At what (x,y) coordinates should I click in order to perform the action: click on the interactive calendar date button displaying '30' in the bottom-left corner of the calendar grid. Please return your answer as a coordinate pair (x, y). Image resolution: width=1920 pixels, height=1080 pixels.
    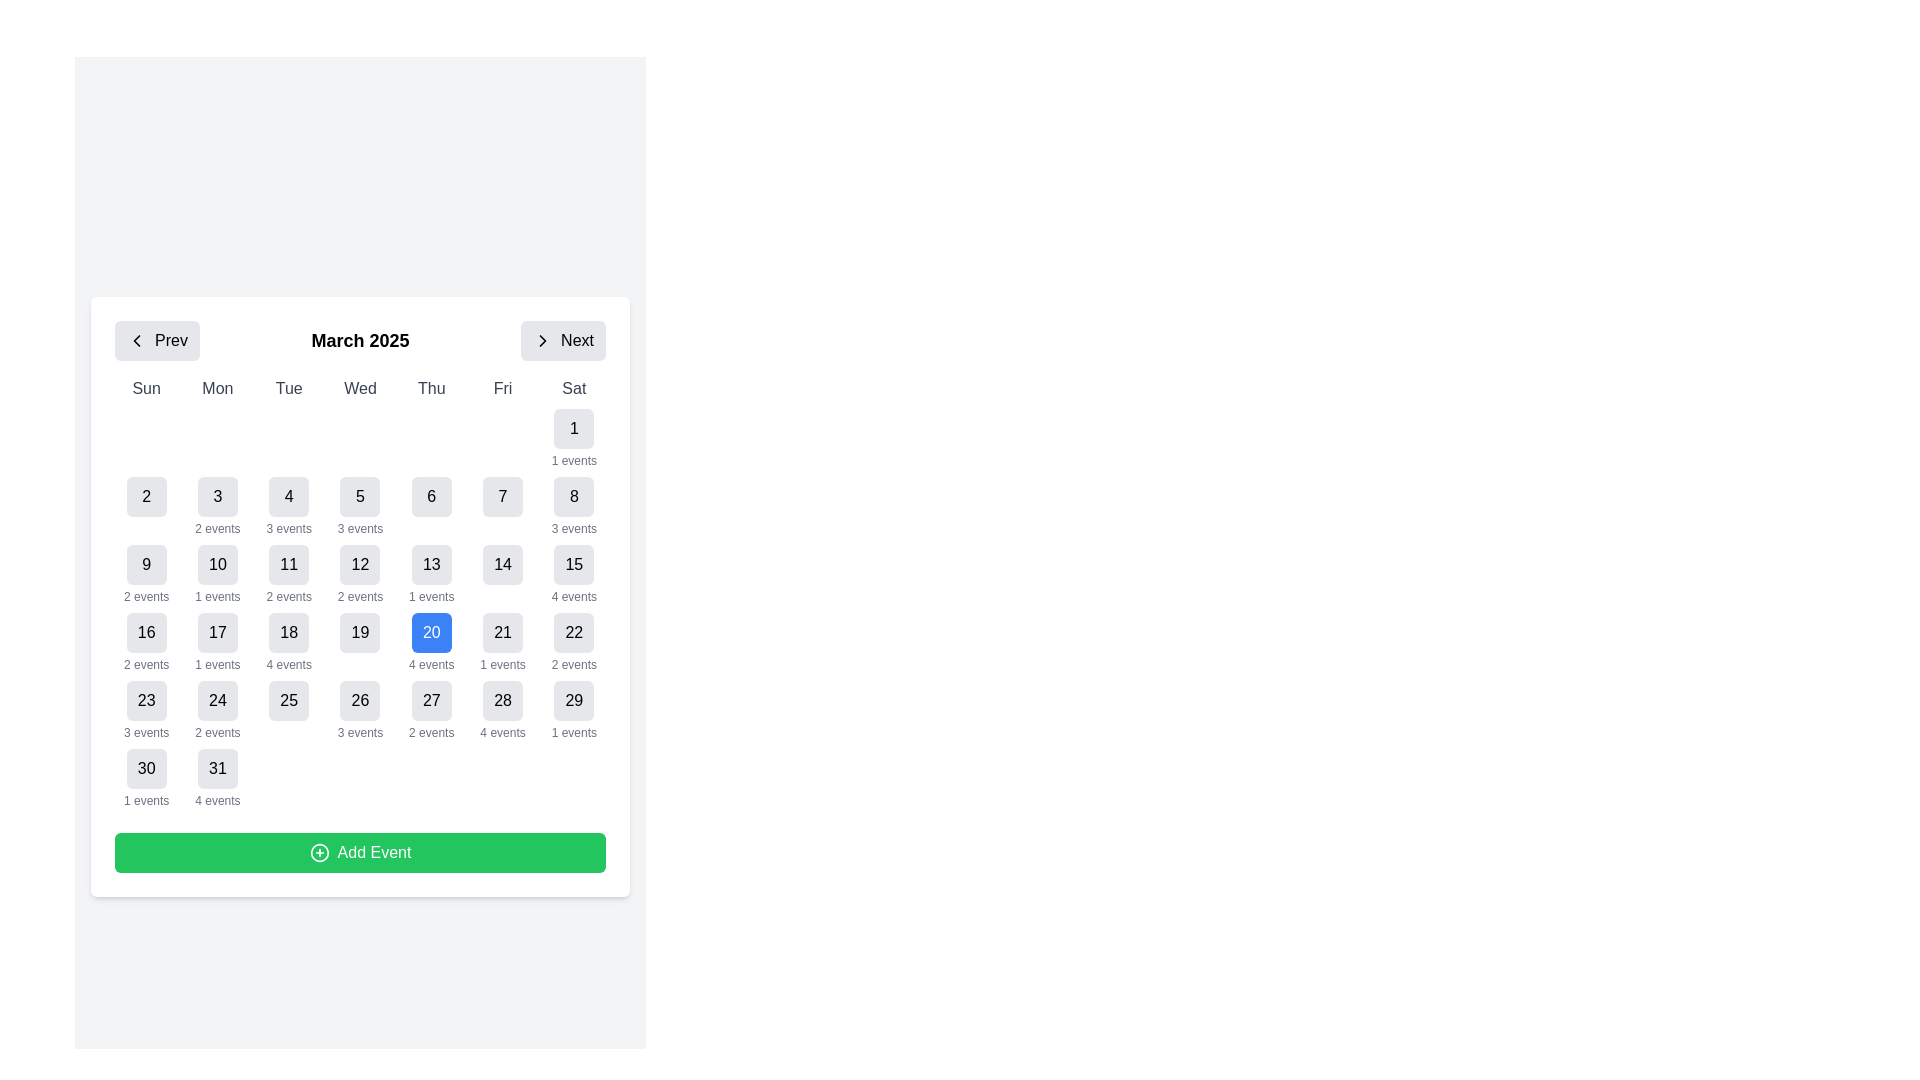
    Looking at the image, I should click on (145, 767).